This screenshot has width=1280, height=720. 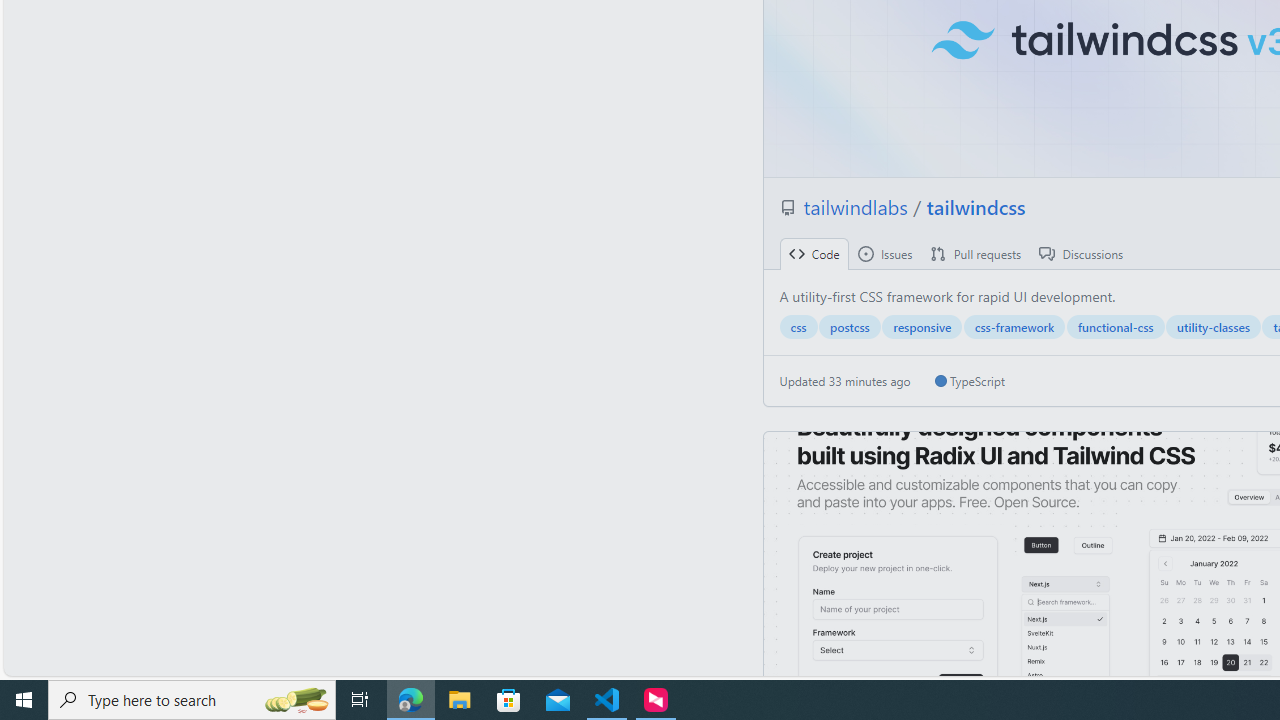 What do you see at coordinates (845, 381) in the screenshot?
I see `'Updated 33 minutes ago'` at bounding box center [845, 381].